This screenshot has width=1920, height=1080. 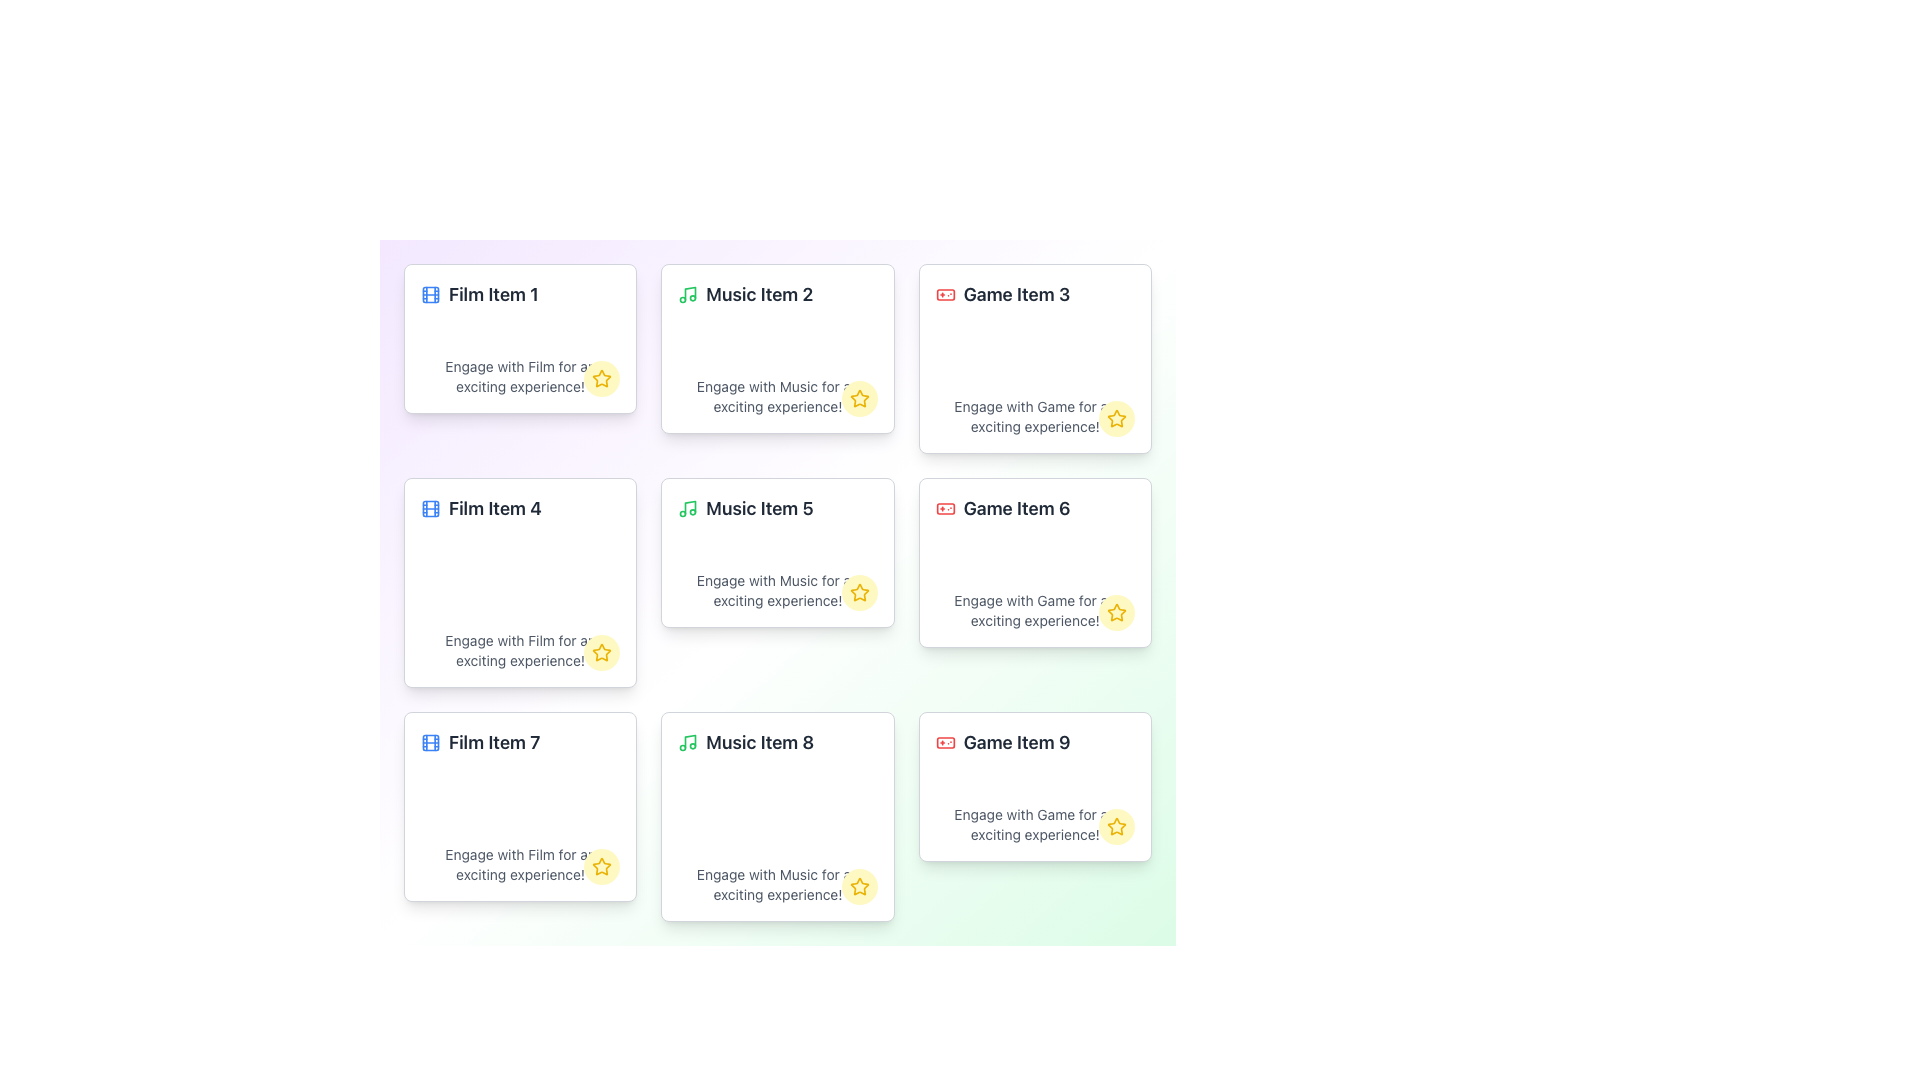 I want to click on the center of the Interactive Card located in the bottom row of the grid, between 'Film Item 7' and 'Game Item 9', so click(x=776, y=817).